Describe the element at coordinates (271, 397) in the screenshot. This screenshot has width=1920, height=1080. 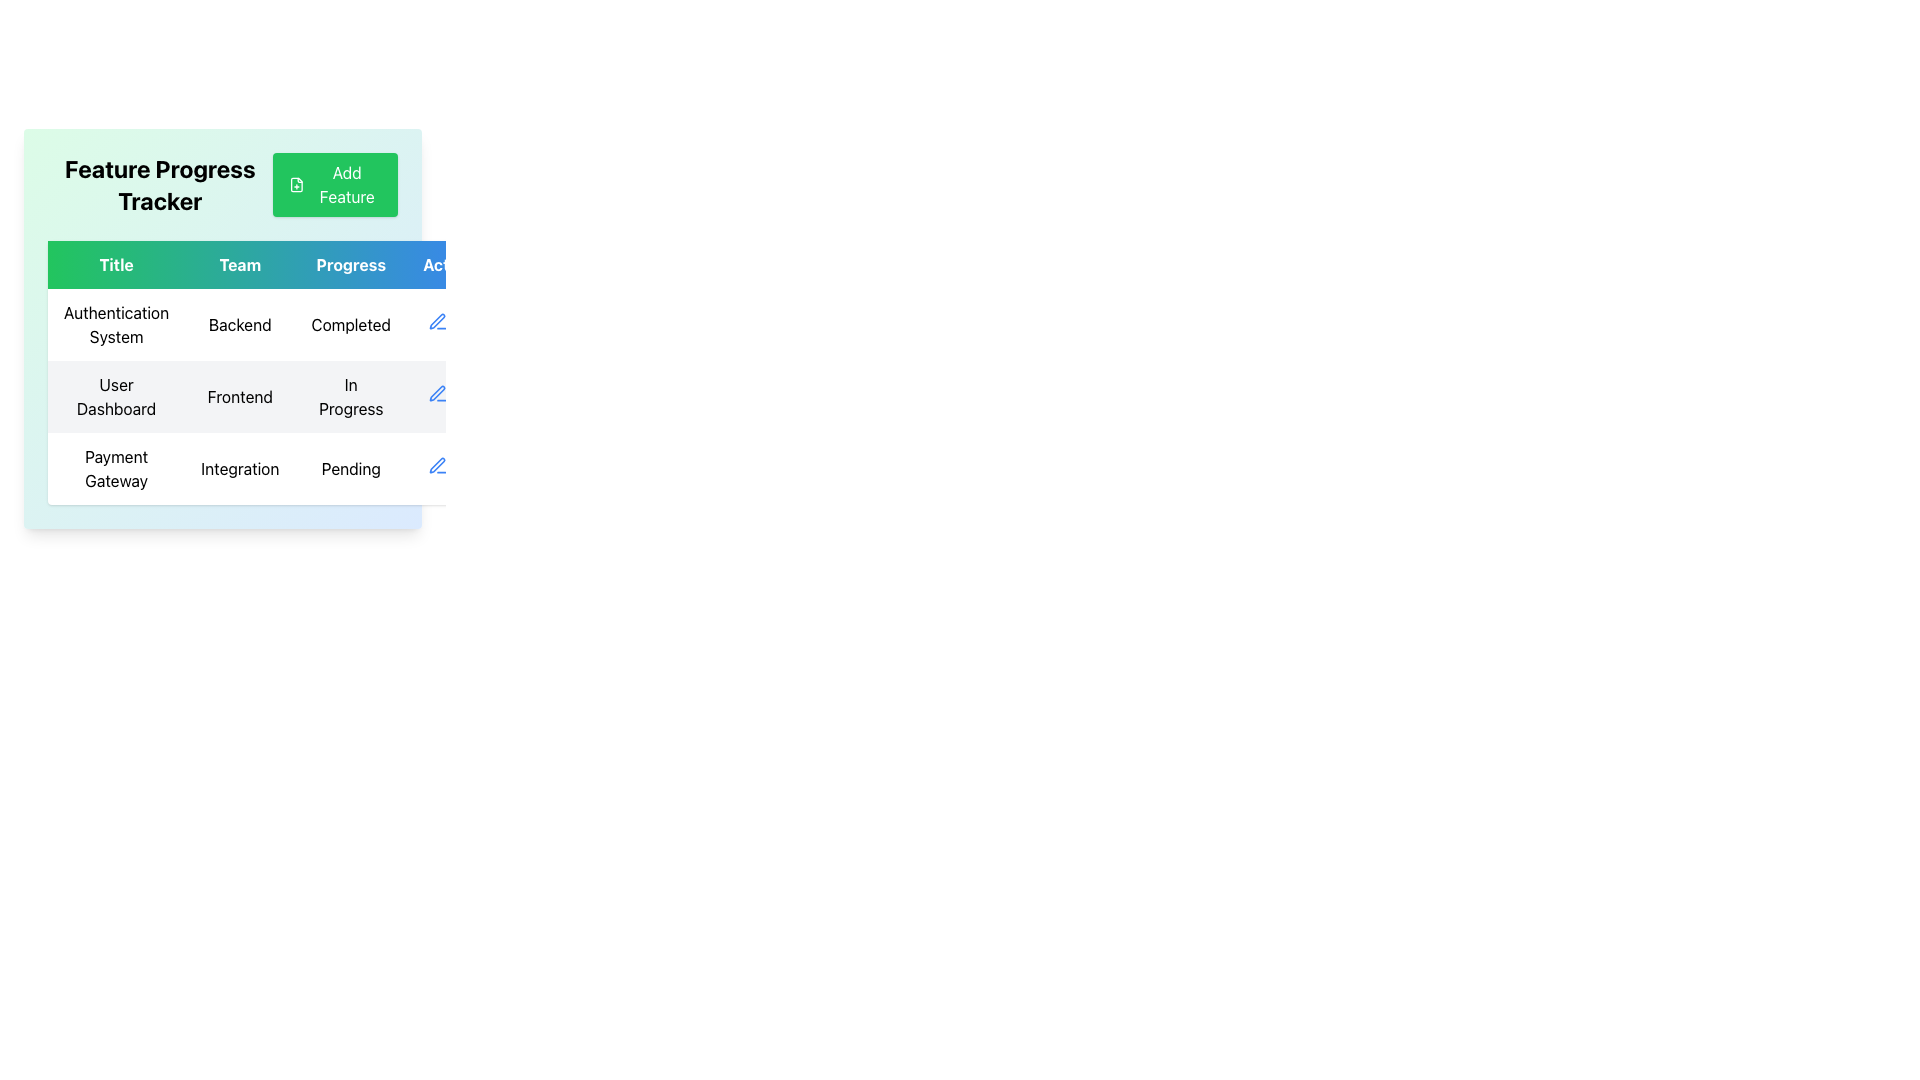
I see `the second row of the User Dashboard table` at that location.